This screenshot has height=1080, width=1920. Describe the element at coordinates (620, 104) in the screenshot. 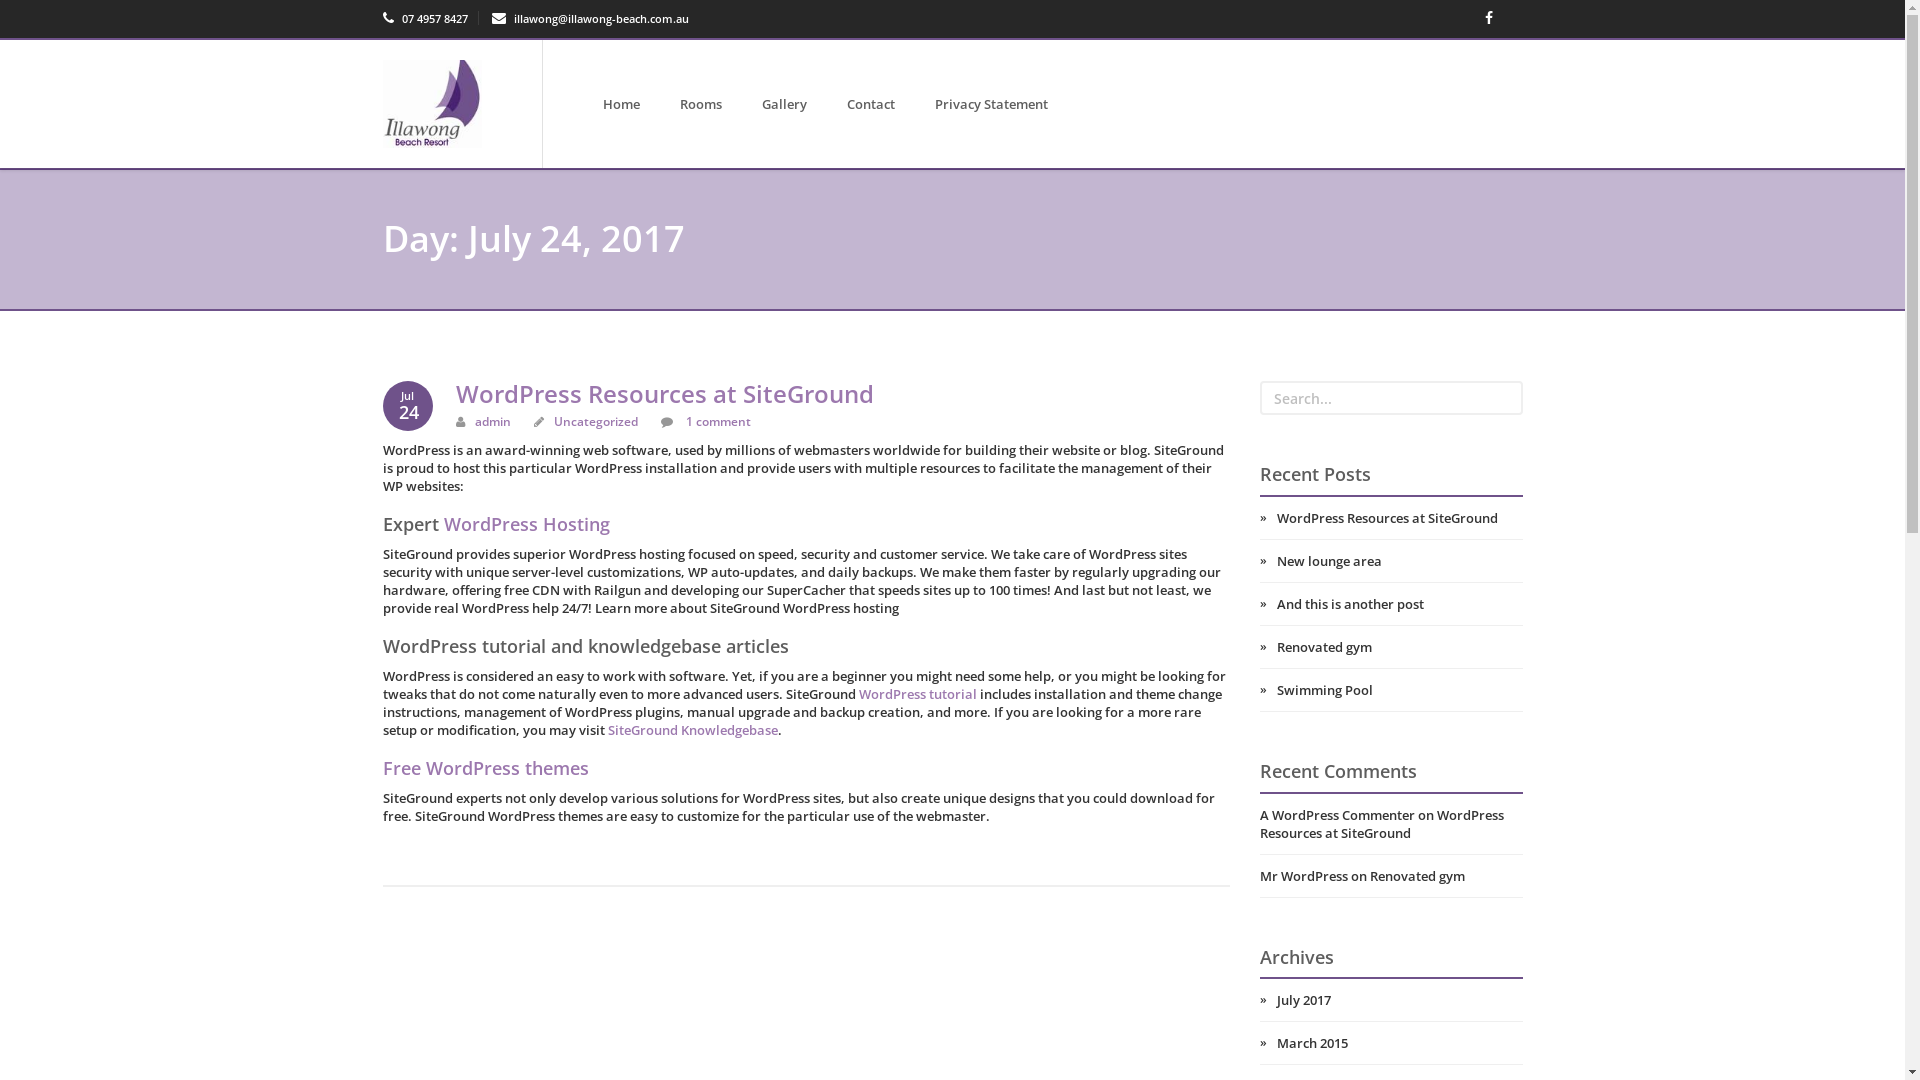

I see `'Home'` at that location.